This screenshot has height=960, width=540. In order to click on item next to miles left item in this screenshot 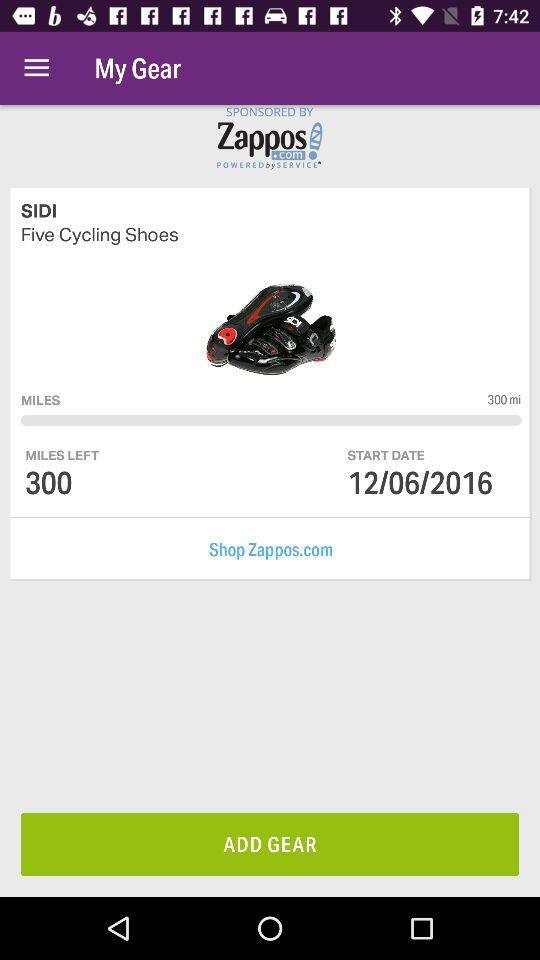, I will do `click(386, 455)`.